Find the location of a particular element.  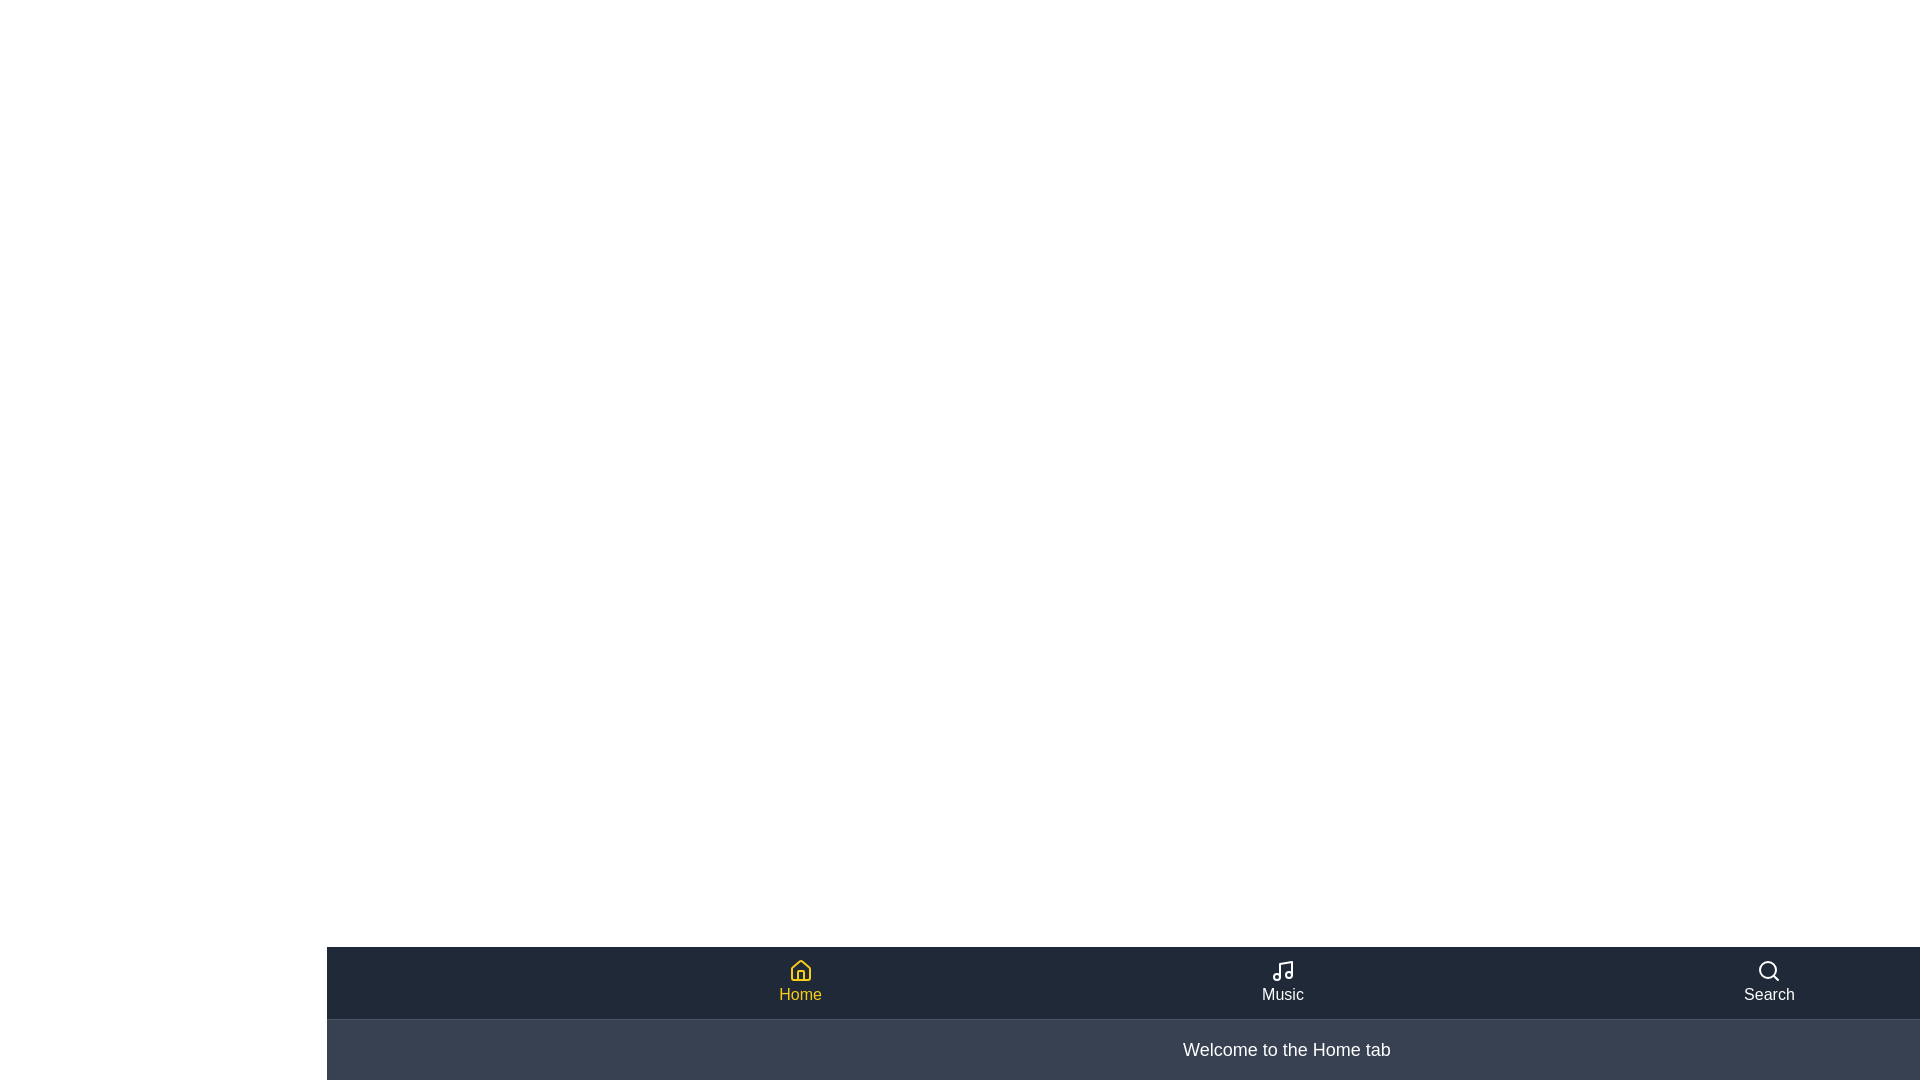

the Music tab to view its content is located at coordinates (1281, 982).